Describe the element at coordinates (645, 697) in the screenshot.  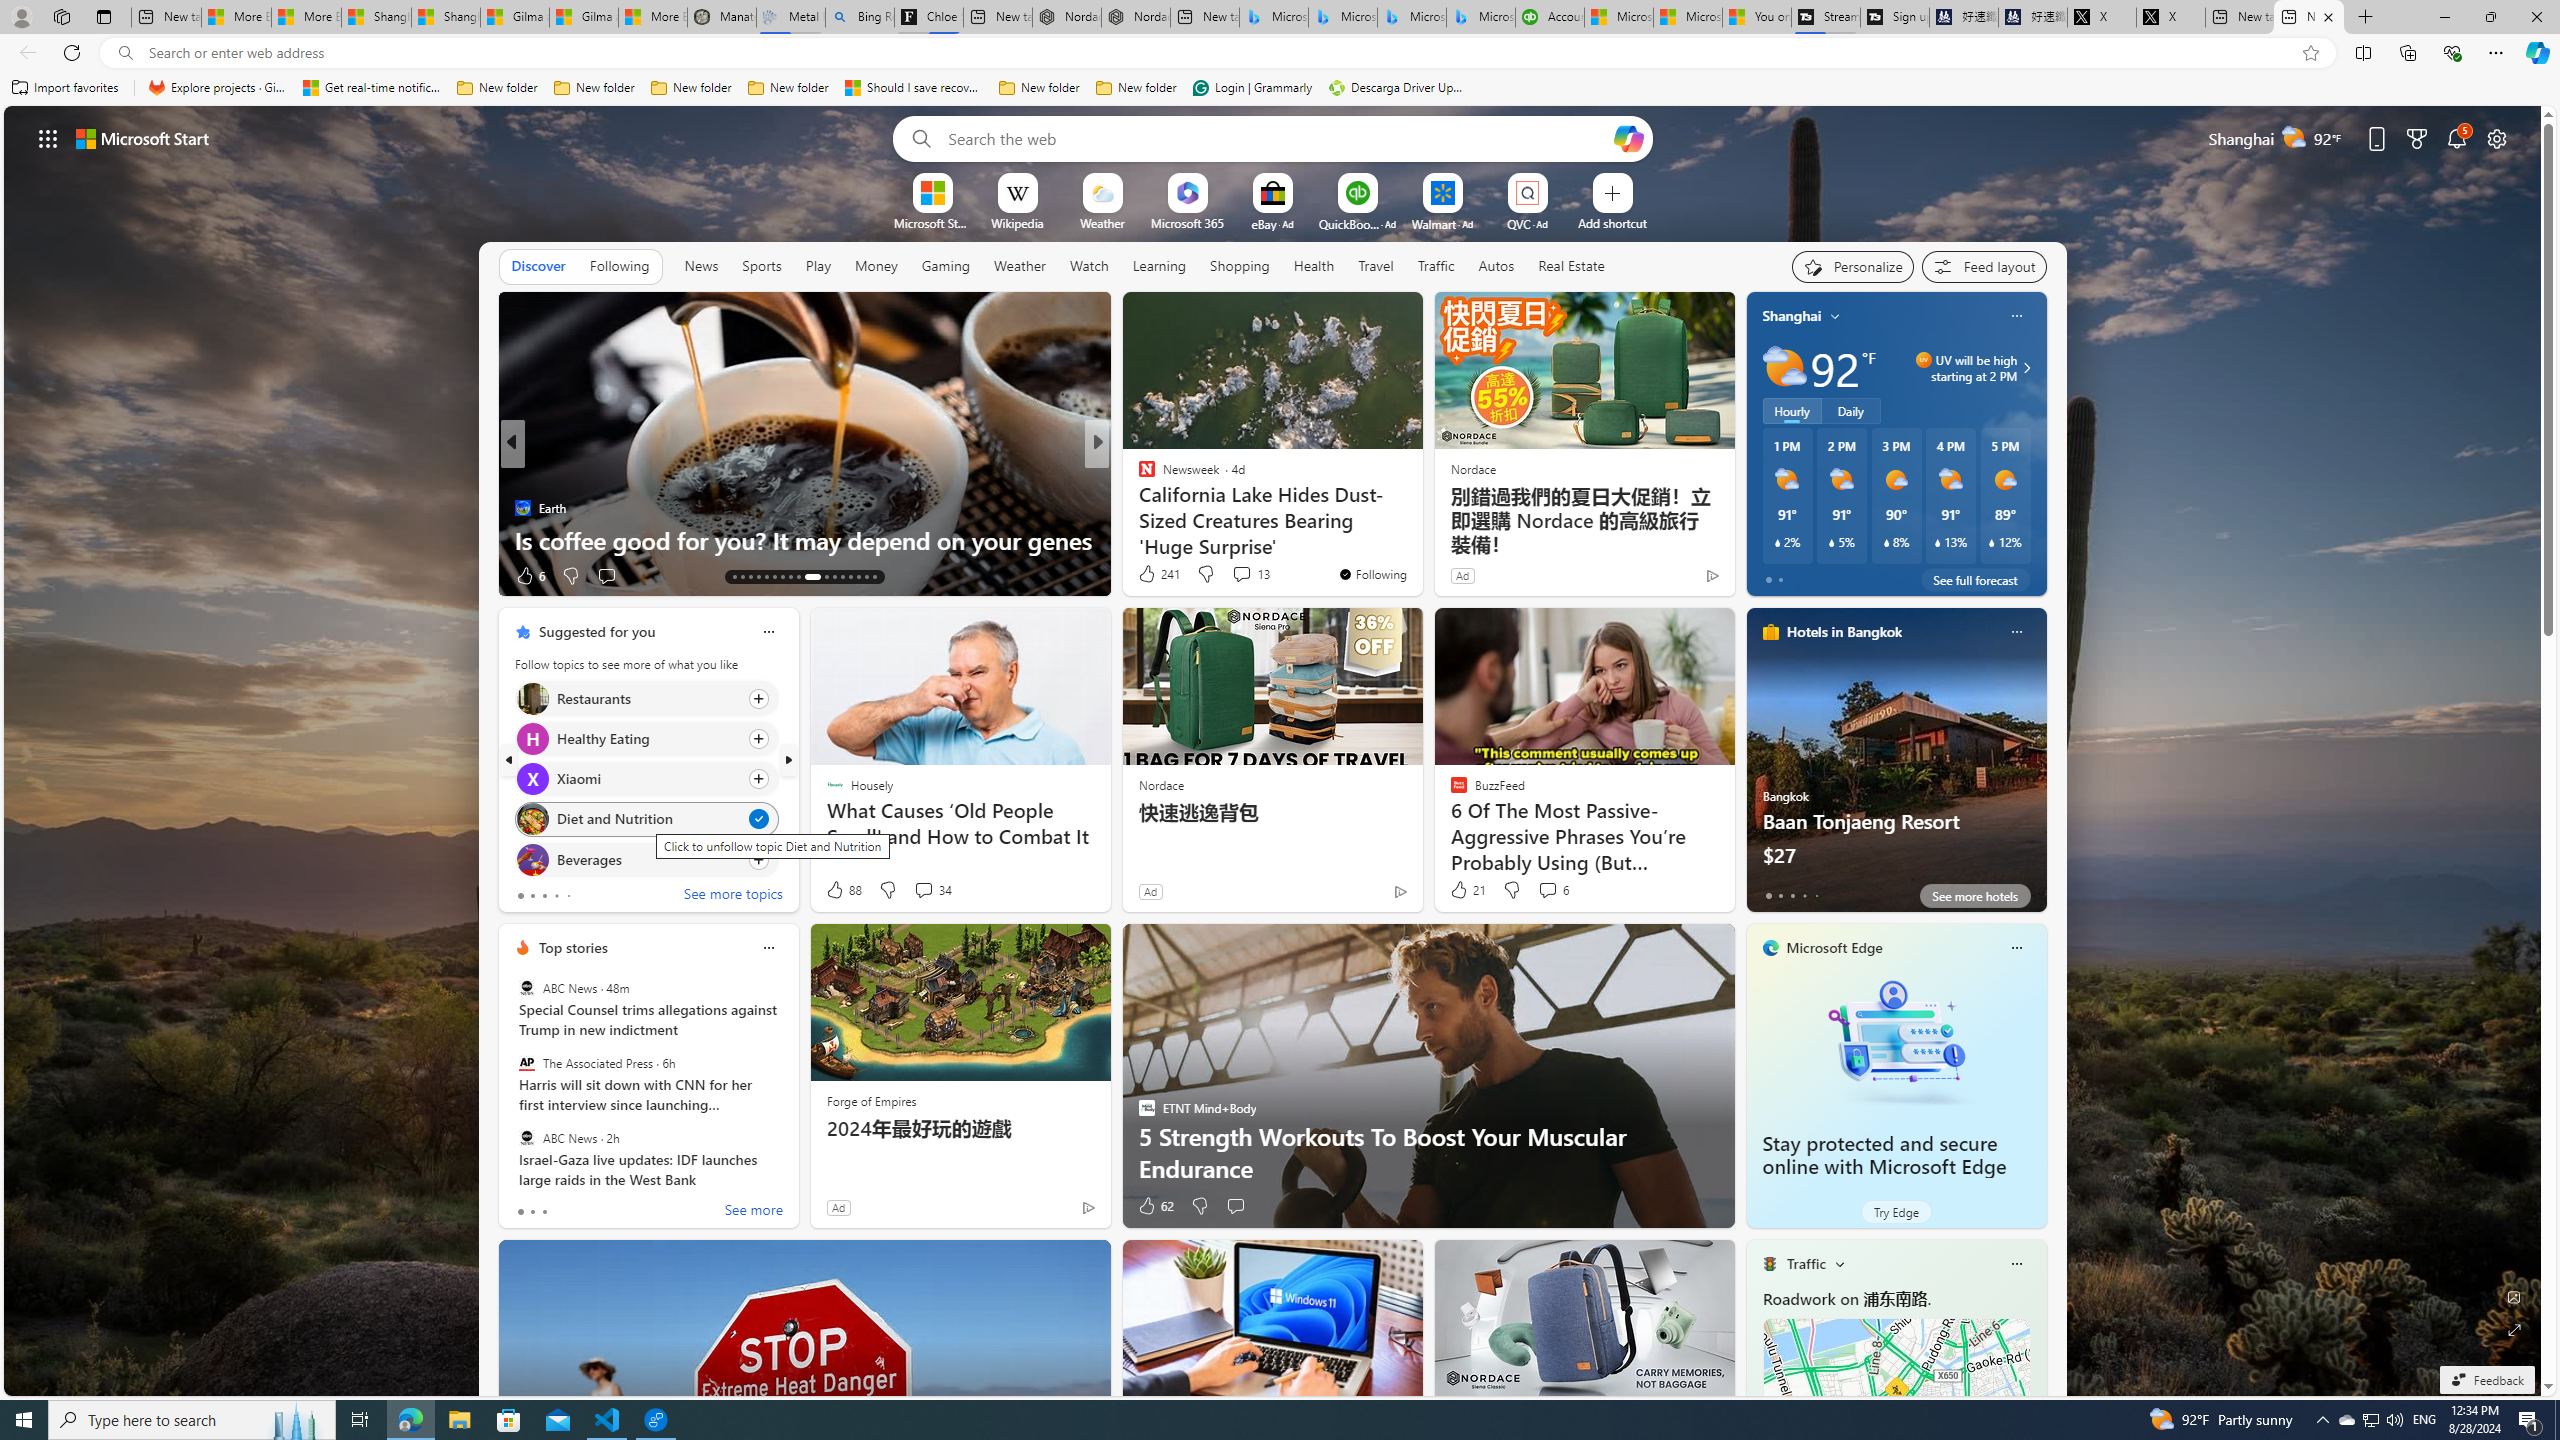
I see `'Click to follow topic Restaurants'` at that location.